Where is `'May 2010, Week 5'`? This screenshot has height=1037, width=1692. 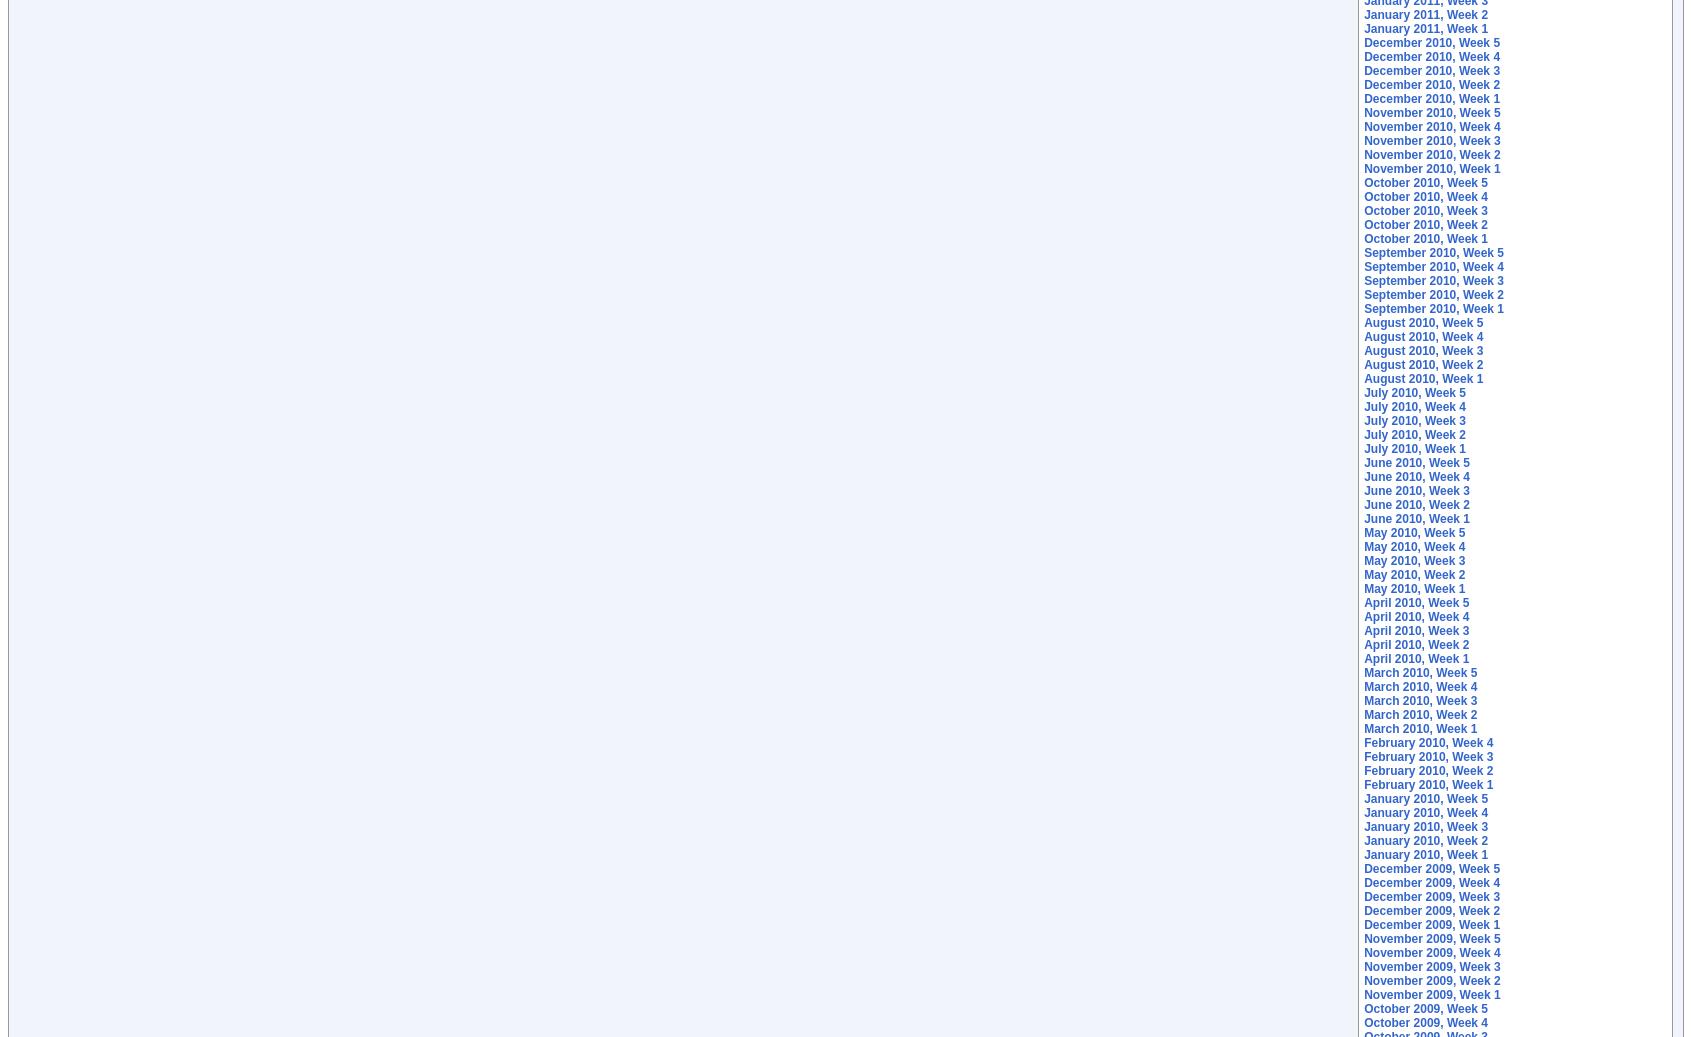 'May 2010, Week 5' is located at coordinates (1413, 533).